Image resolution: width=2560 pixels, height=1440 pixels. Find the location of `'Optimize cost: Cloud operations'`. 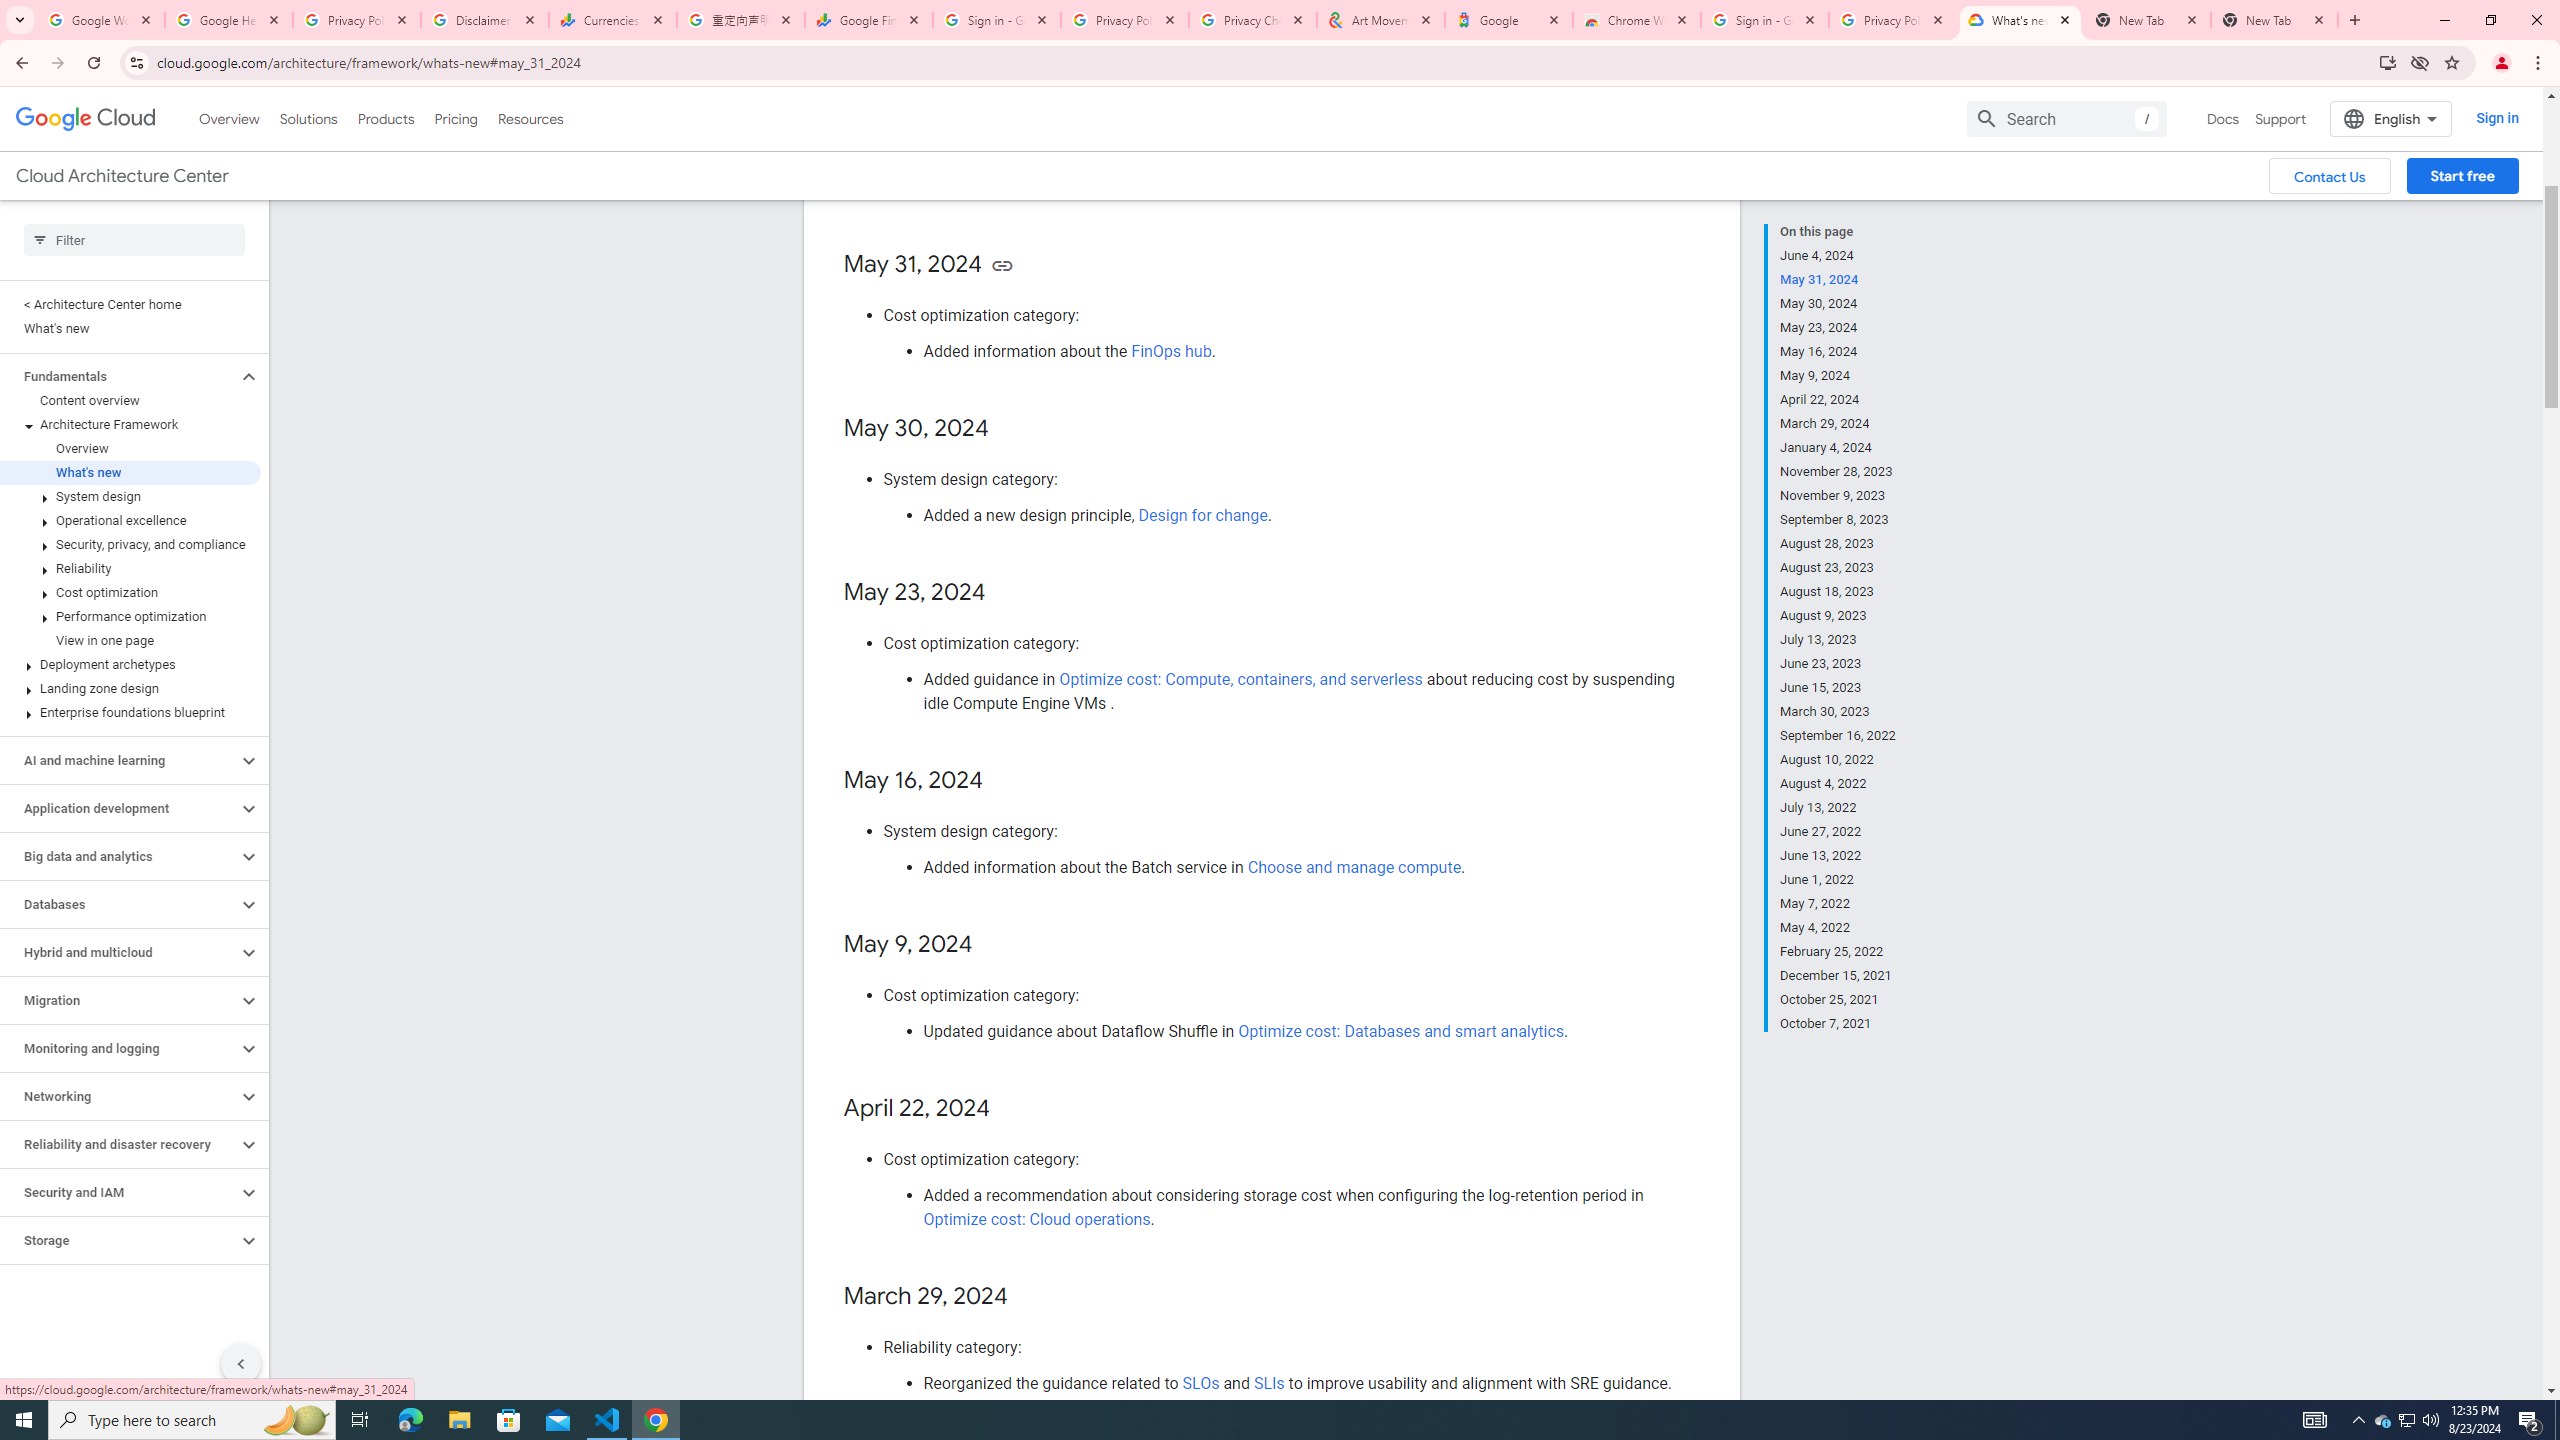

'Optimize cost: Cloud operations' is located at coordinates (1038, 1217).